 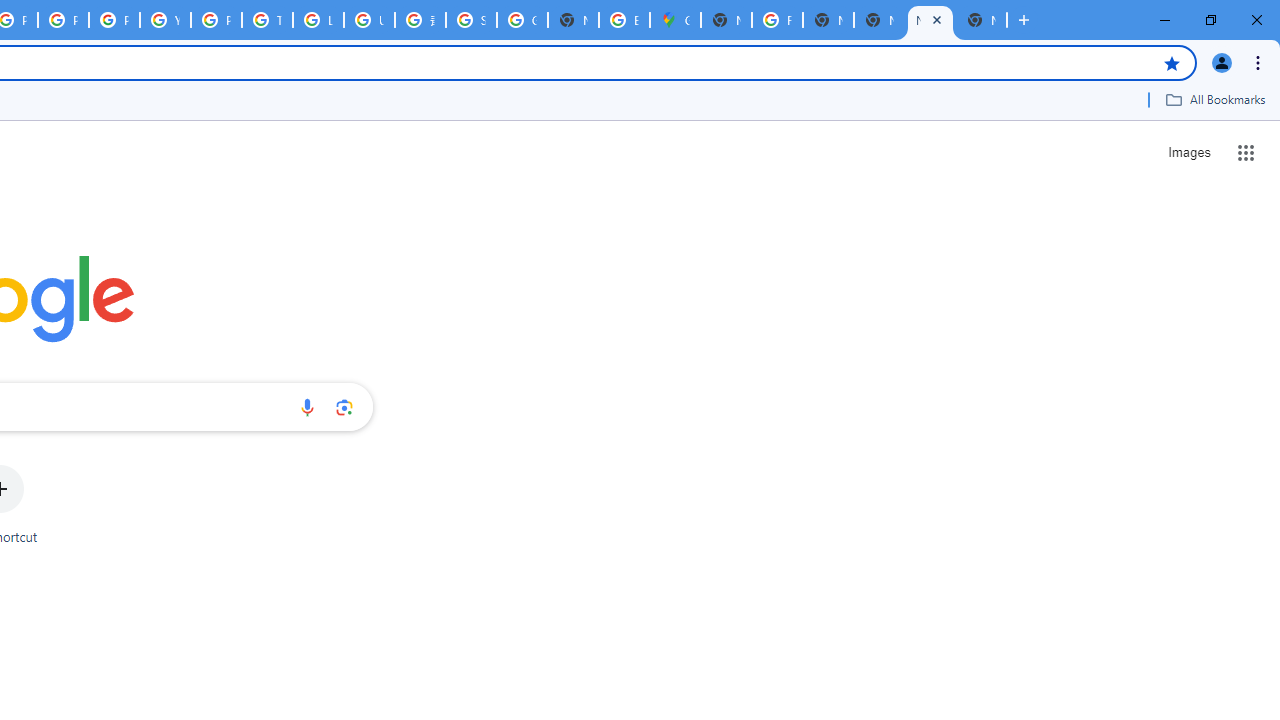 What do you see at coordinates (981, 20) in the screenshot?
I see `'New Tab'` at bounding box center [981, 20].